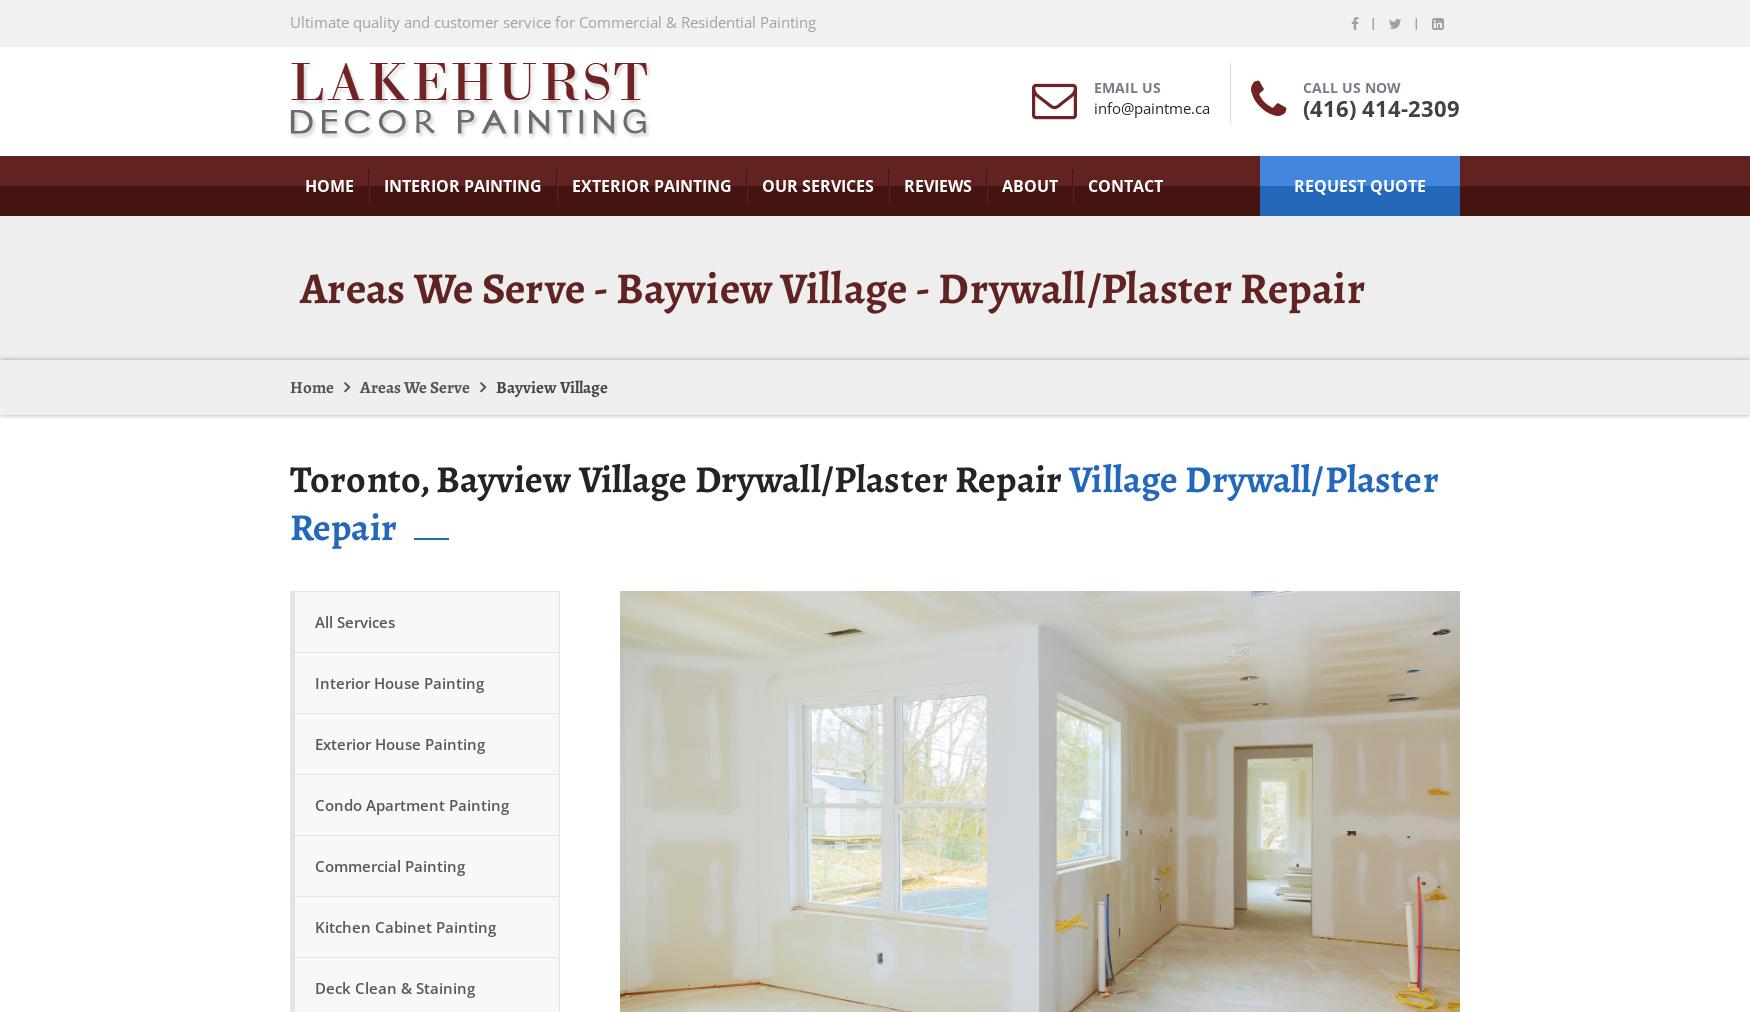  Describe the element at coordinates (1359, 186) in the screenshot. I see `'request quote'` at that location.